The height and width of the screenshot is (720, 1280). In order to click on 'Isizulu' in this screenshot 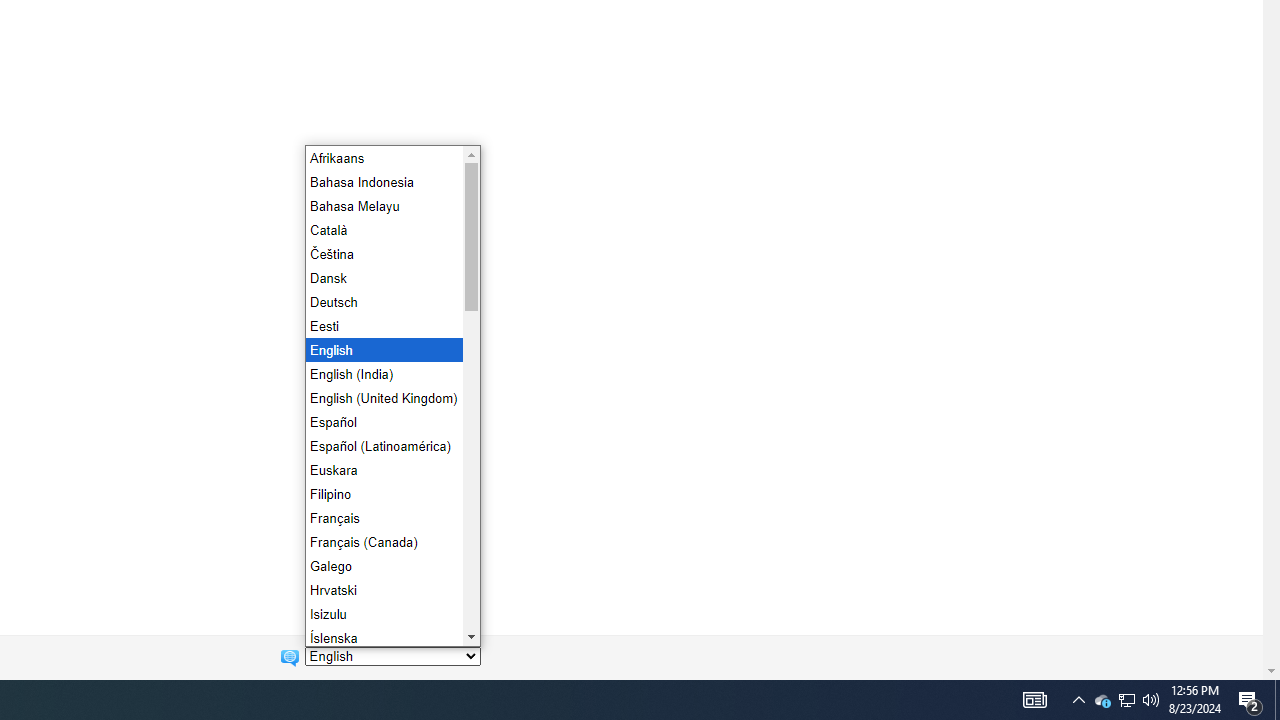, I will do `click(382, 612)`.